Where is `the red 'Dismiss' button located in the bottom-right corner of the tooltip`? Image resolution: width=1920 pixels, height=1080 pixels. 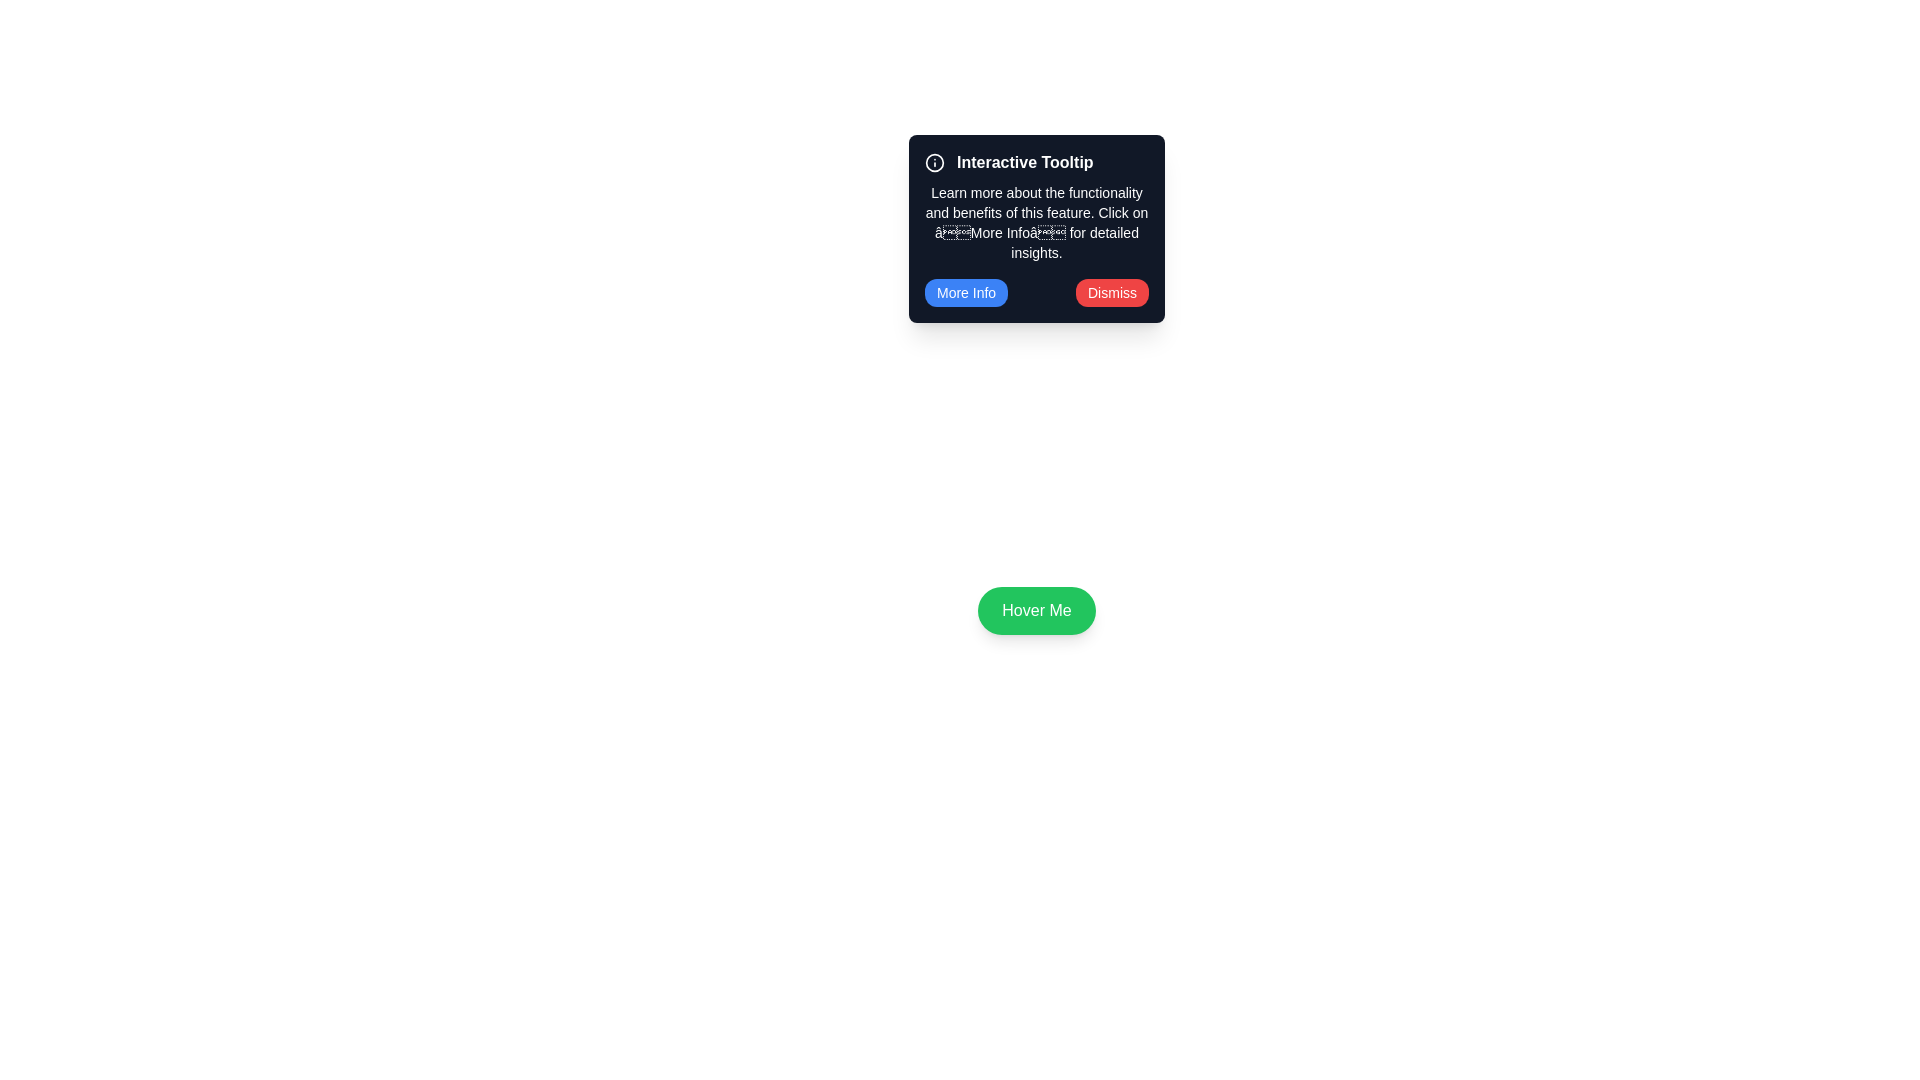 the red 'Dismiss' button located in the bottom-right corner of the tooltip is located at coordinates (1111, 293).